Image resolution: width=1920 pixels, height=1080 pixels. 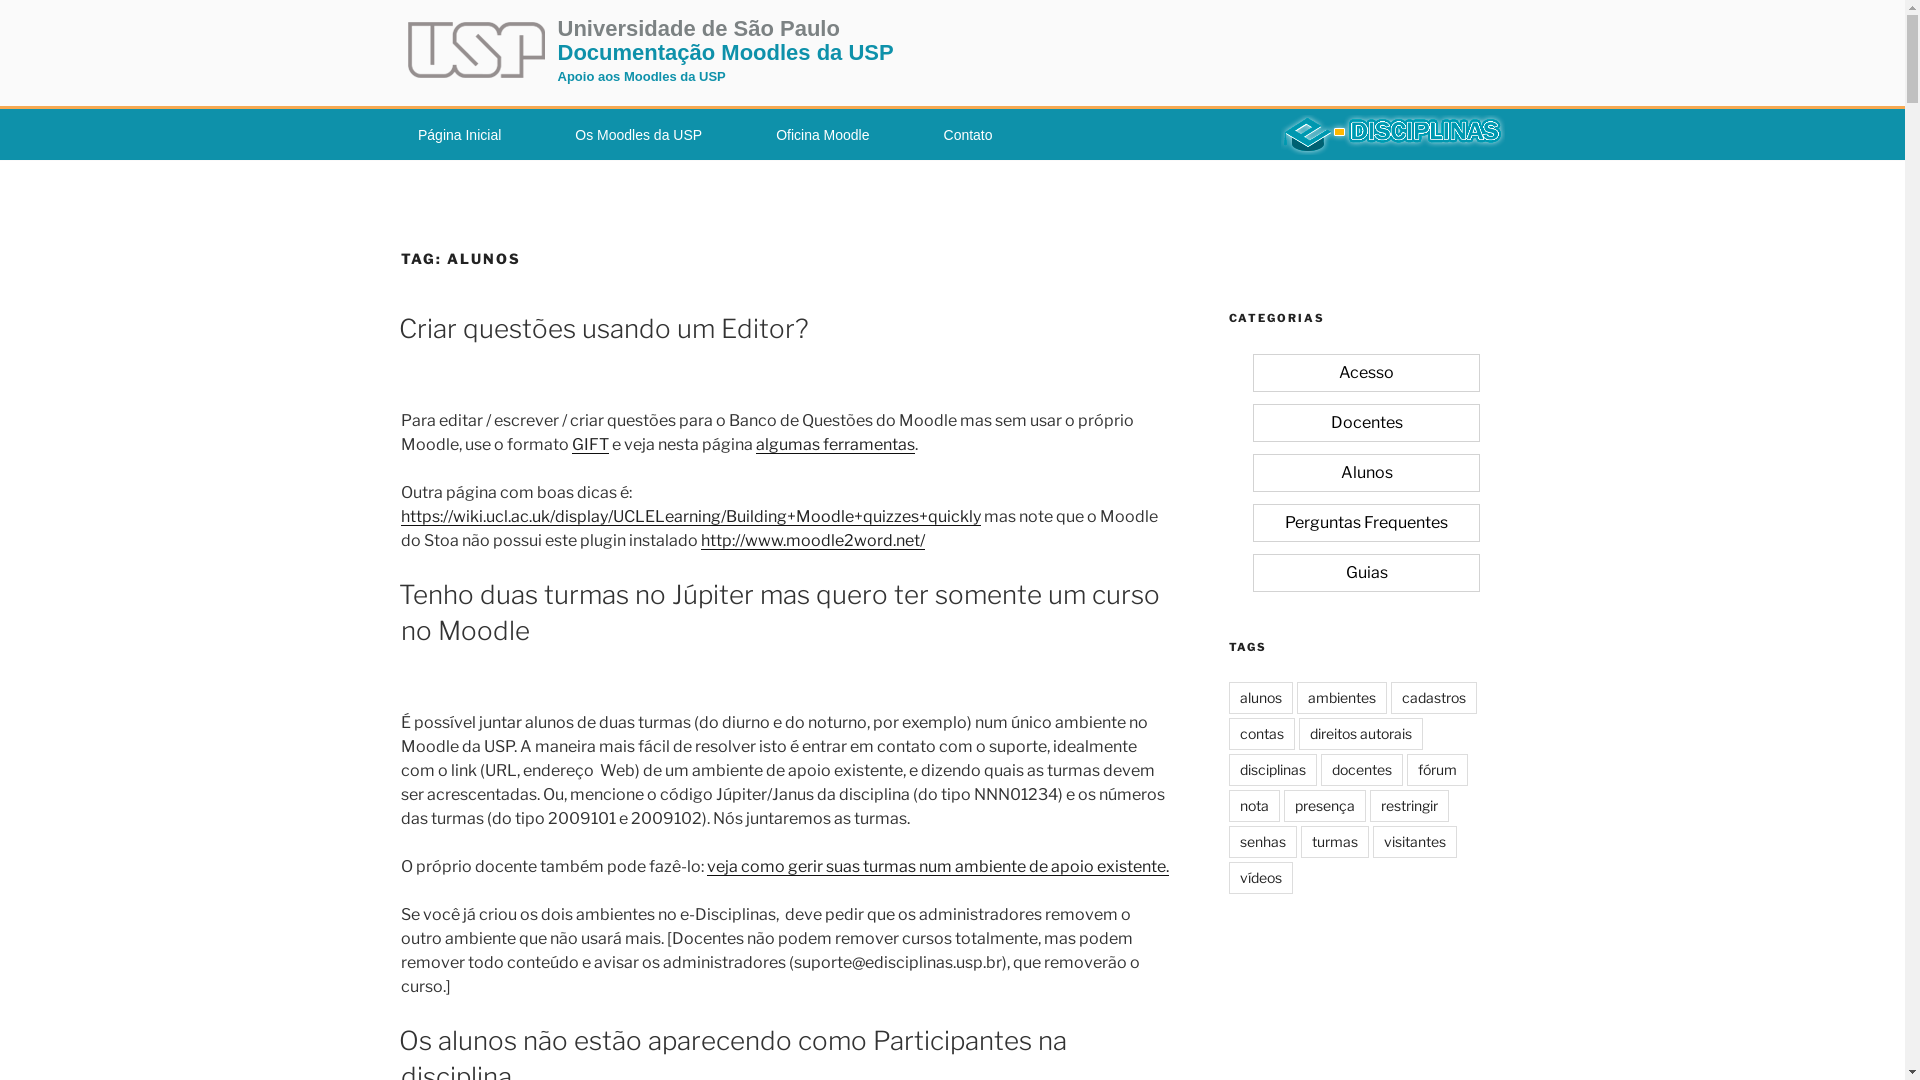 What do you see at coordinates (1227, 805) in the screenshot?
I see `'nota'` at bounding box center [1227, 805].